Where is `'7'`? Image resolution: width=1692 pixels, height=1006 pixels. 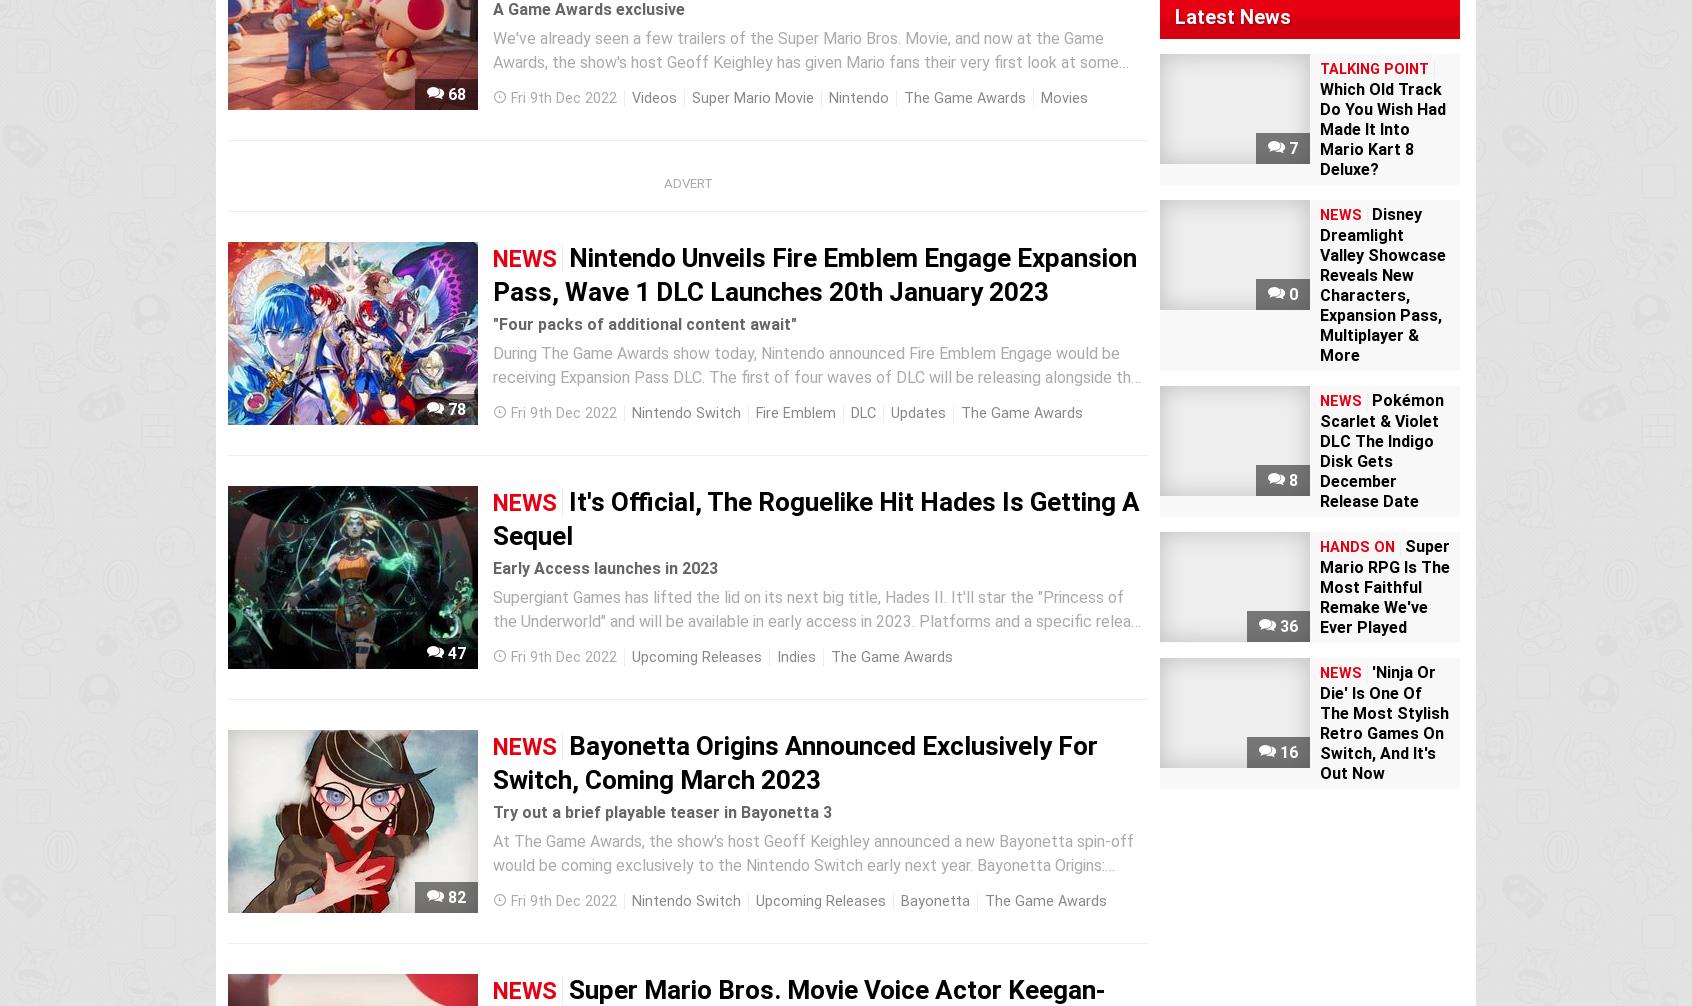 '7' is located at coordinates (1290, 148).